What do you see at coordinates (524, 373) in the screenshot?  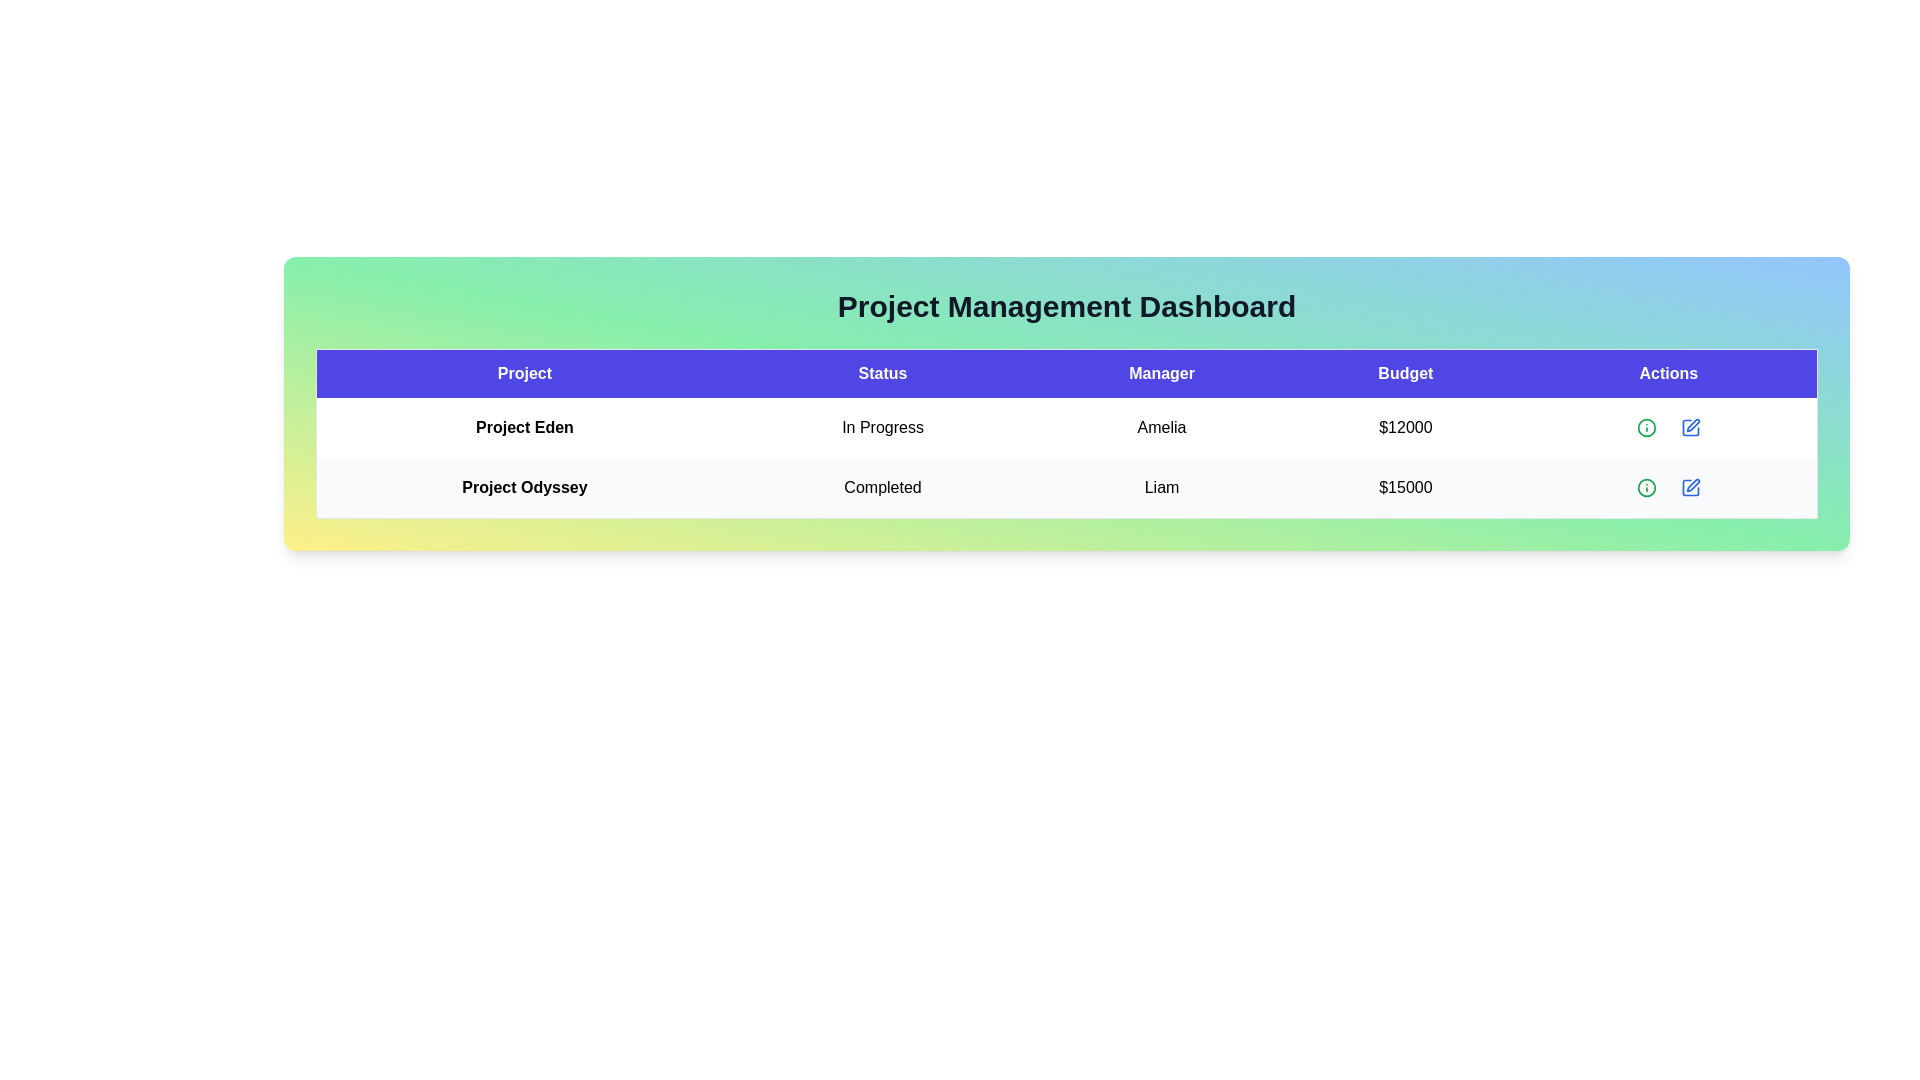 I see `the 'Project' header label in the table, which is the first header element on the far left before the 'Status' header` at bounding box center [524, 373].